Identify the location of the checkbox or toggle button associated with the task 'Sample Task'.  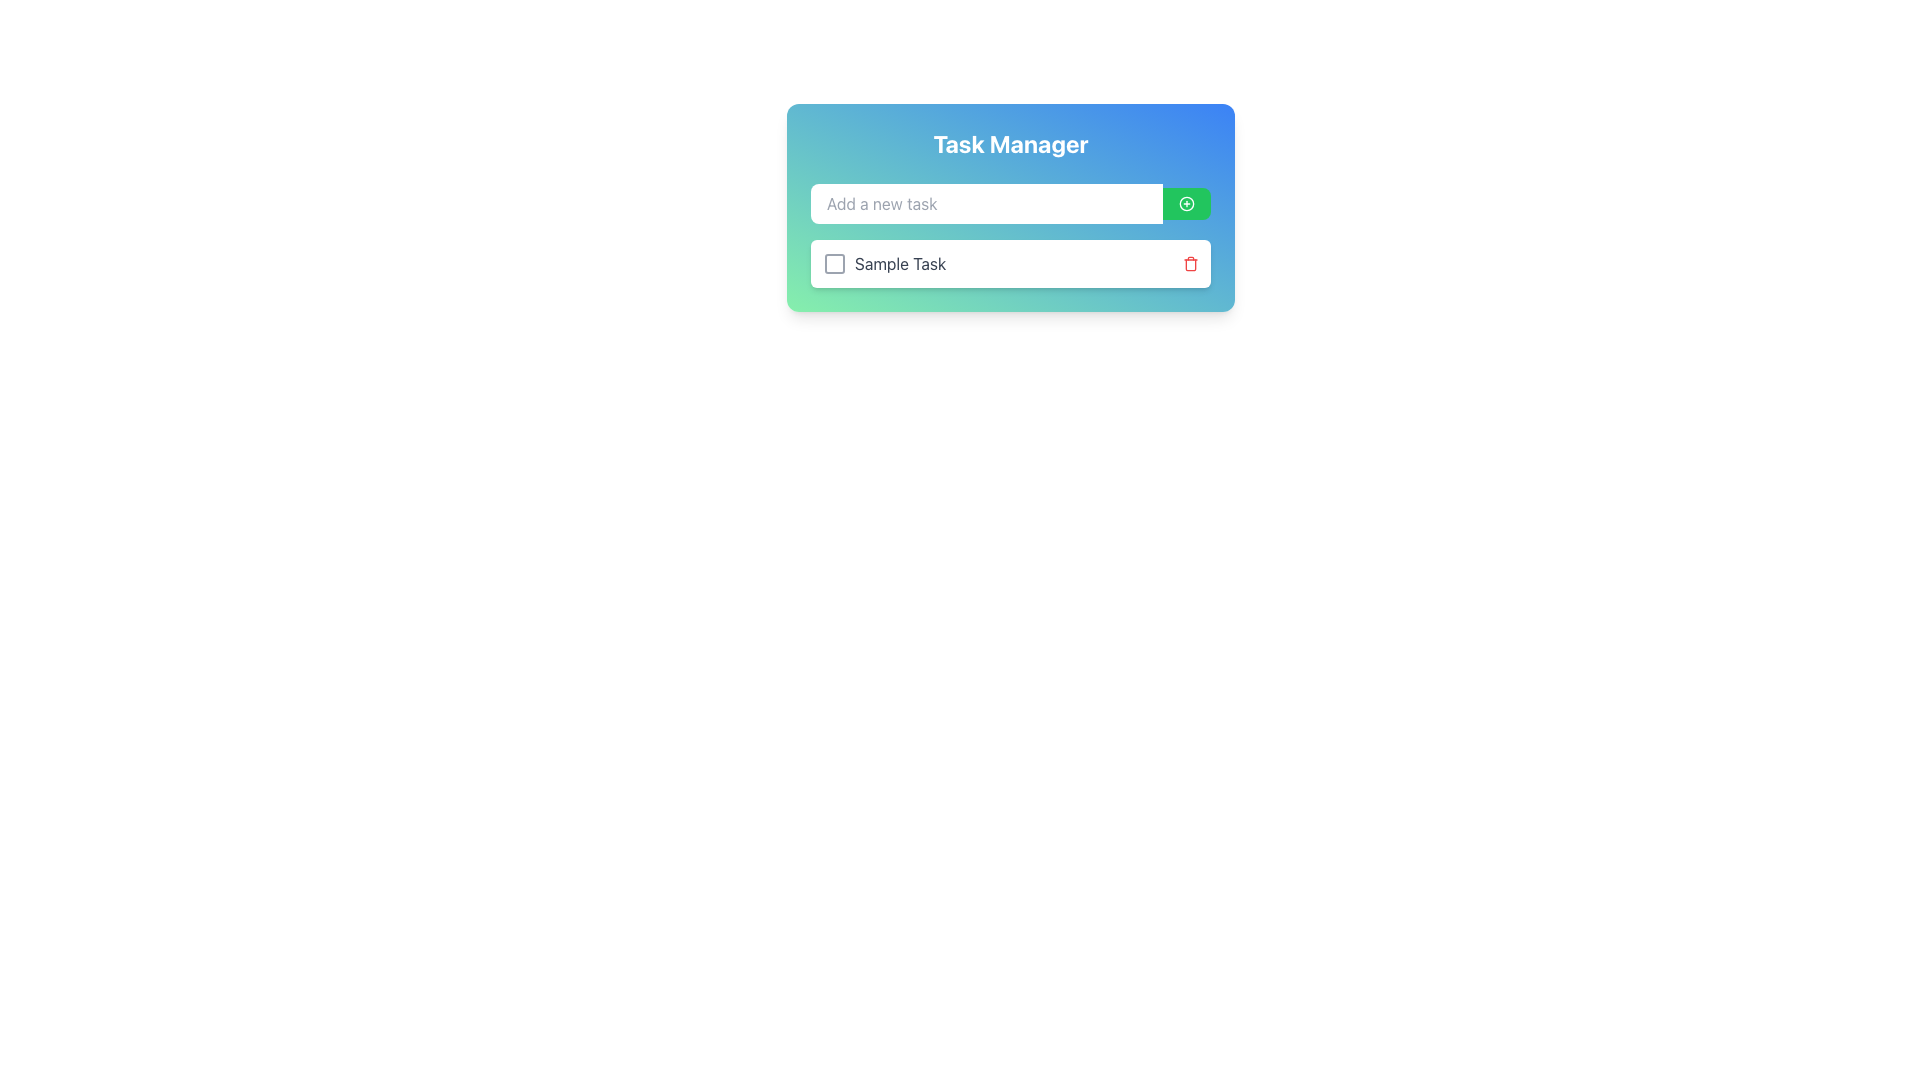
(835, 262).